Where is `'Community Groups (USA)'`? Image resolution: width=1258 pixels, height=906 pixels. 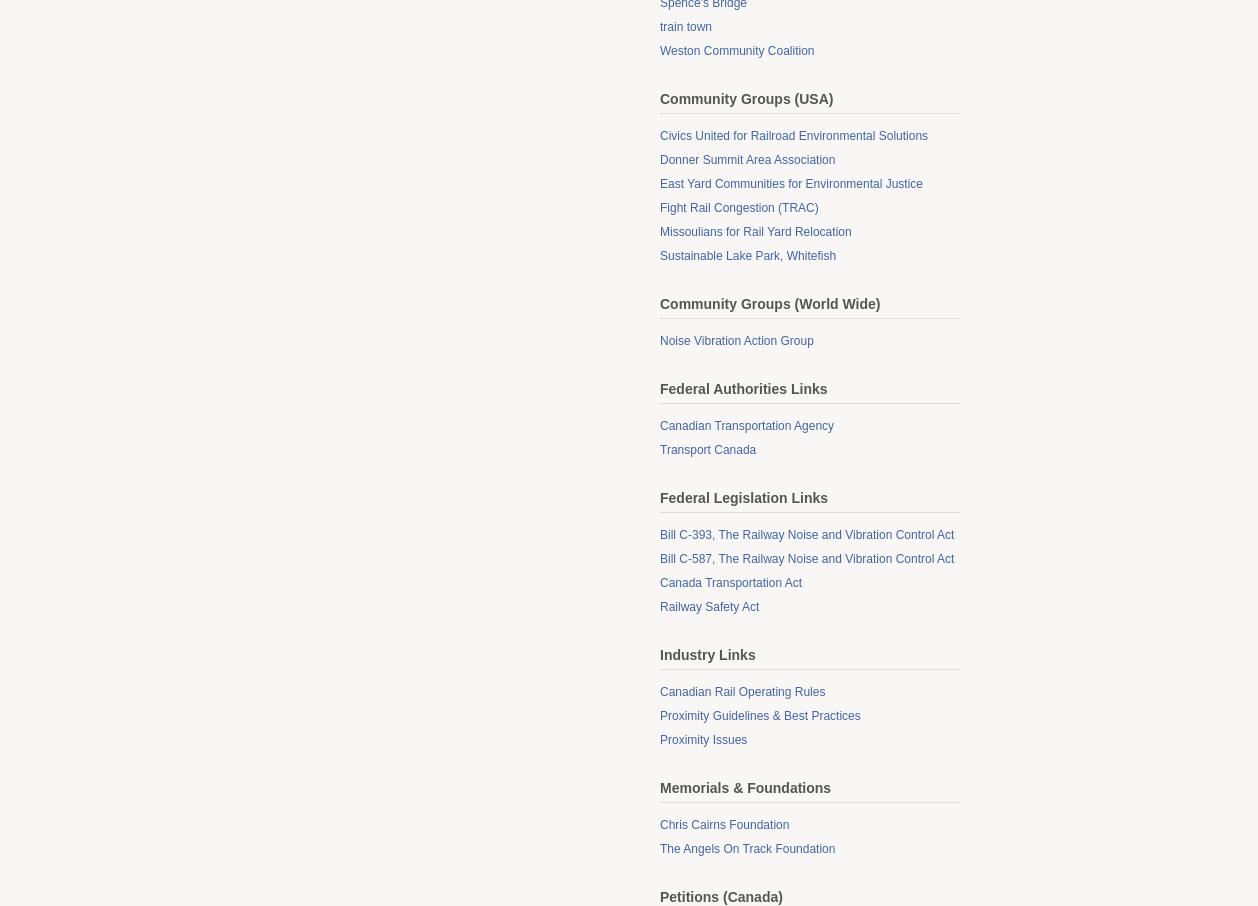 'Community Groups (USA)' is located at coordinates (746, 98).